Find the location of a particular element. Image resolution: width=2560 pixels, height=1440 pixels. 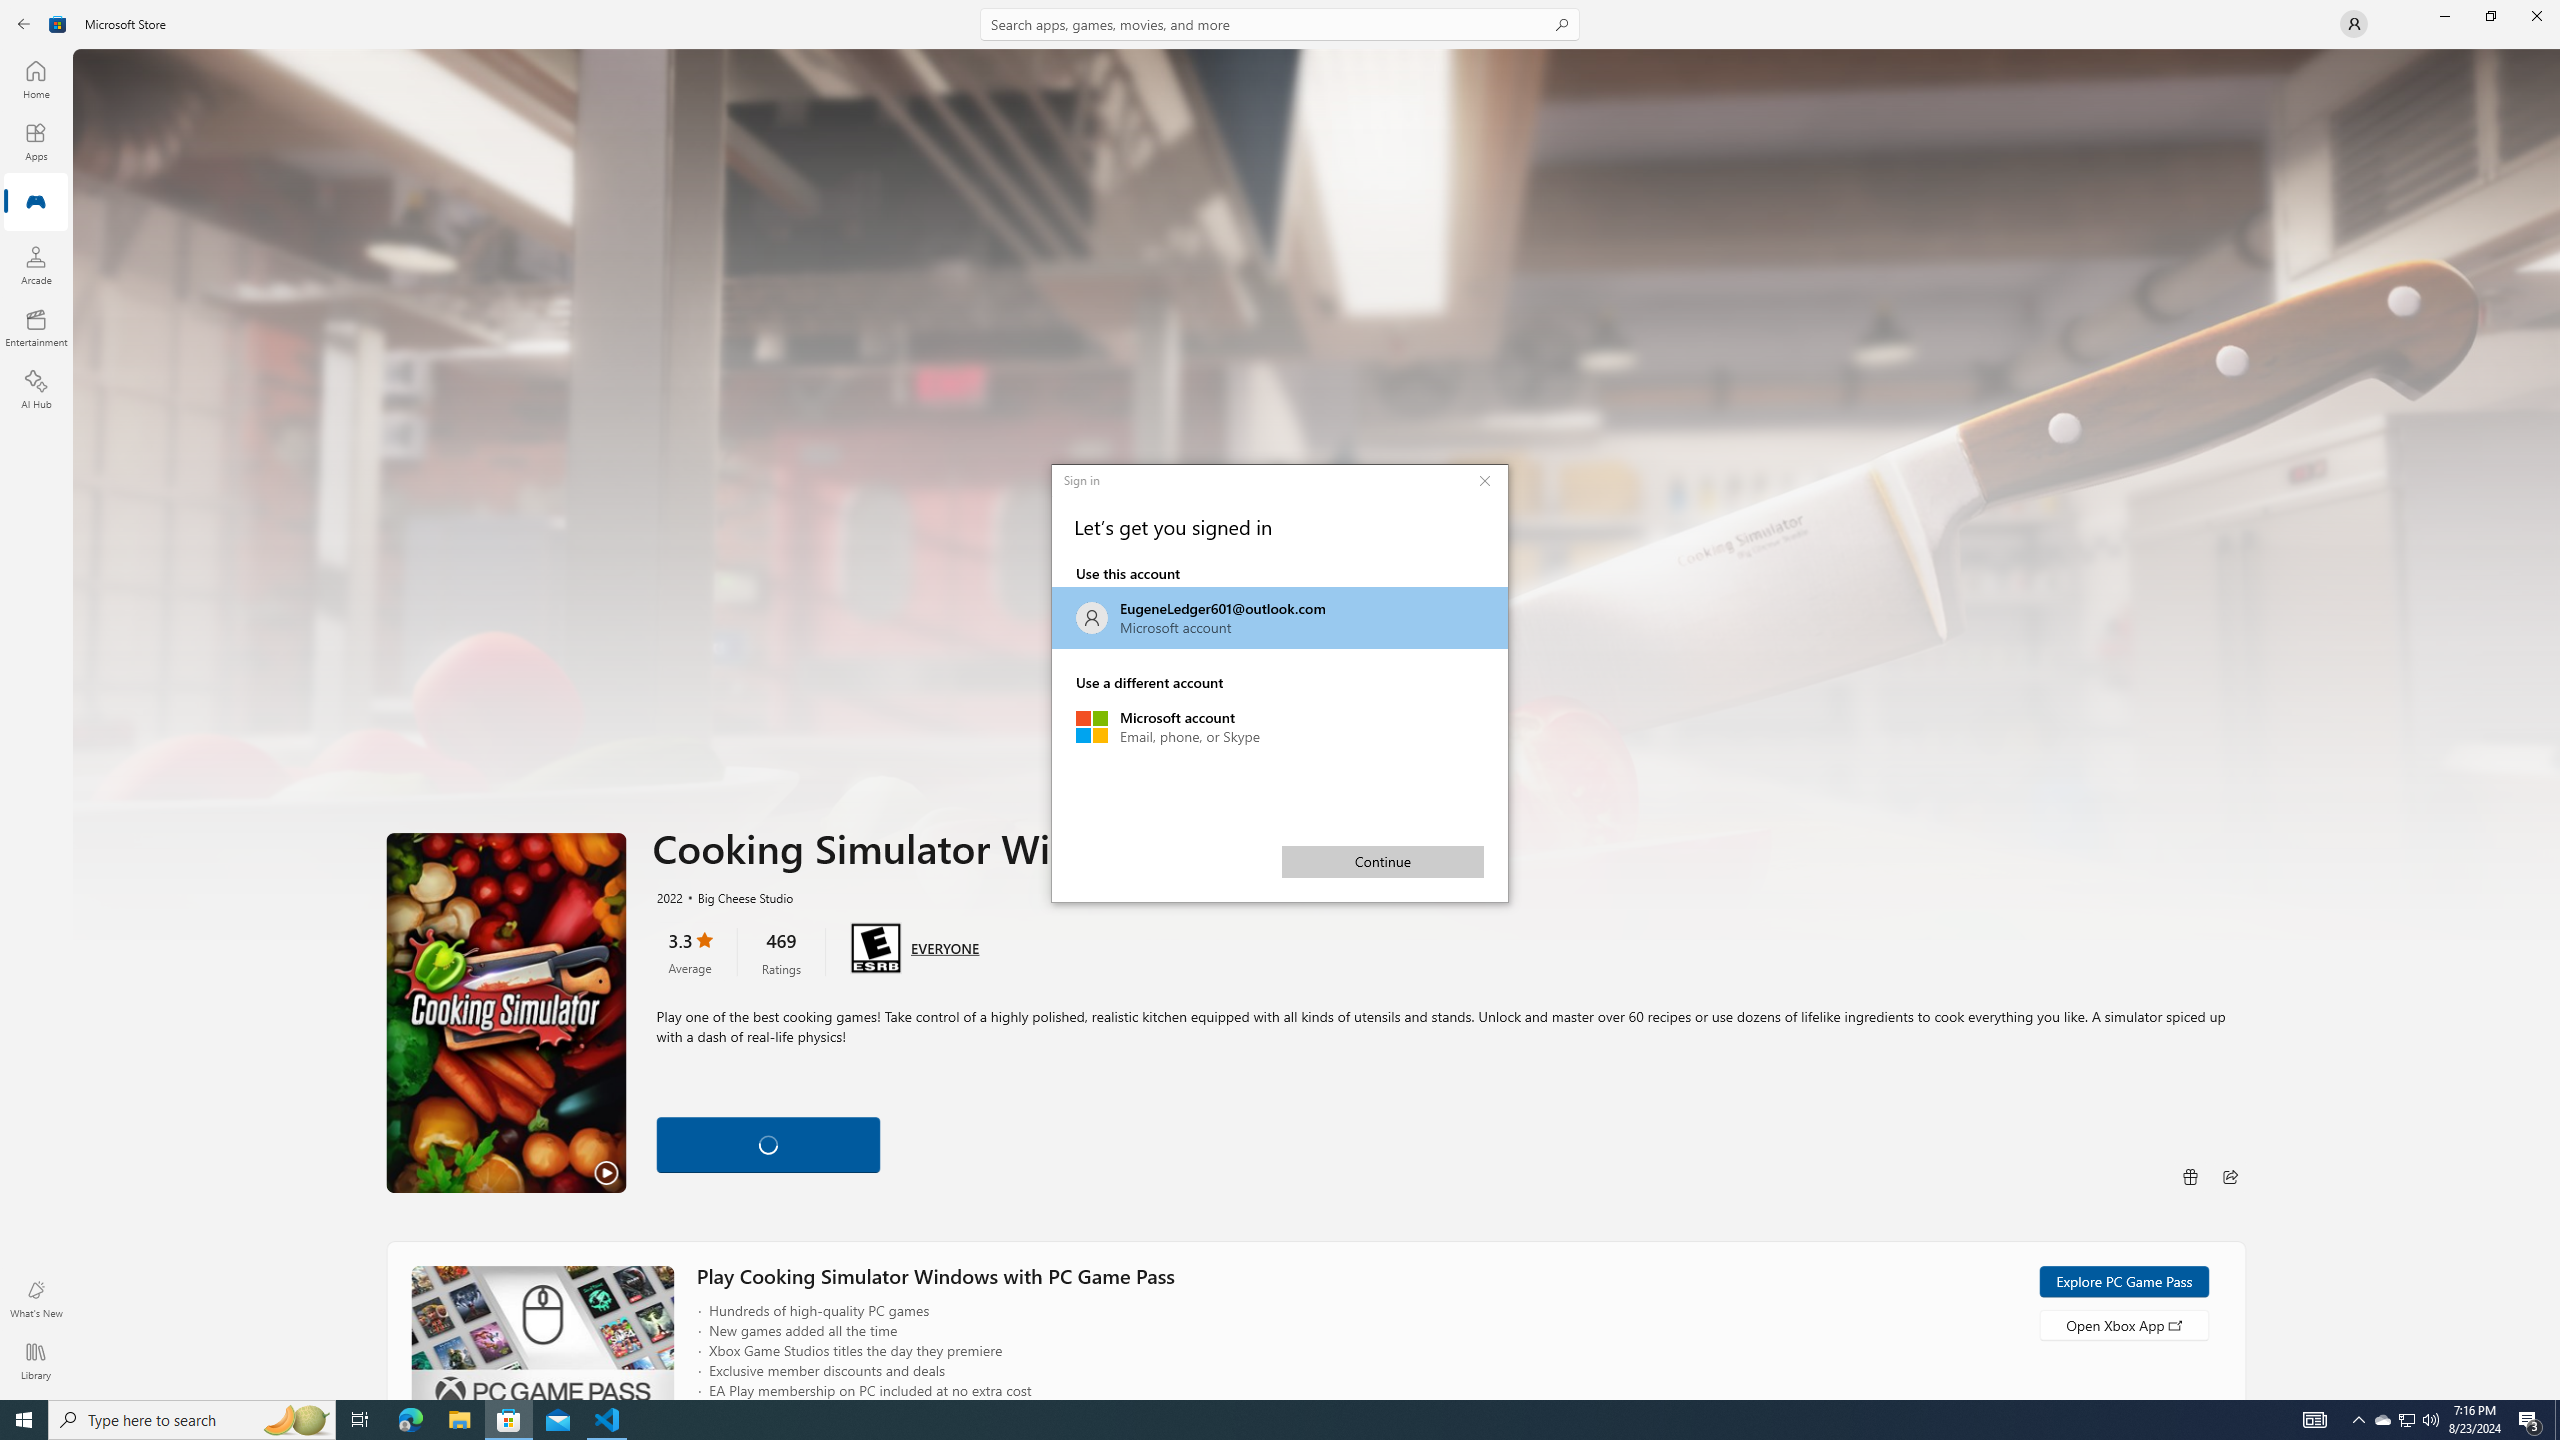

'Task View' is located at coordinates (358, 1418).